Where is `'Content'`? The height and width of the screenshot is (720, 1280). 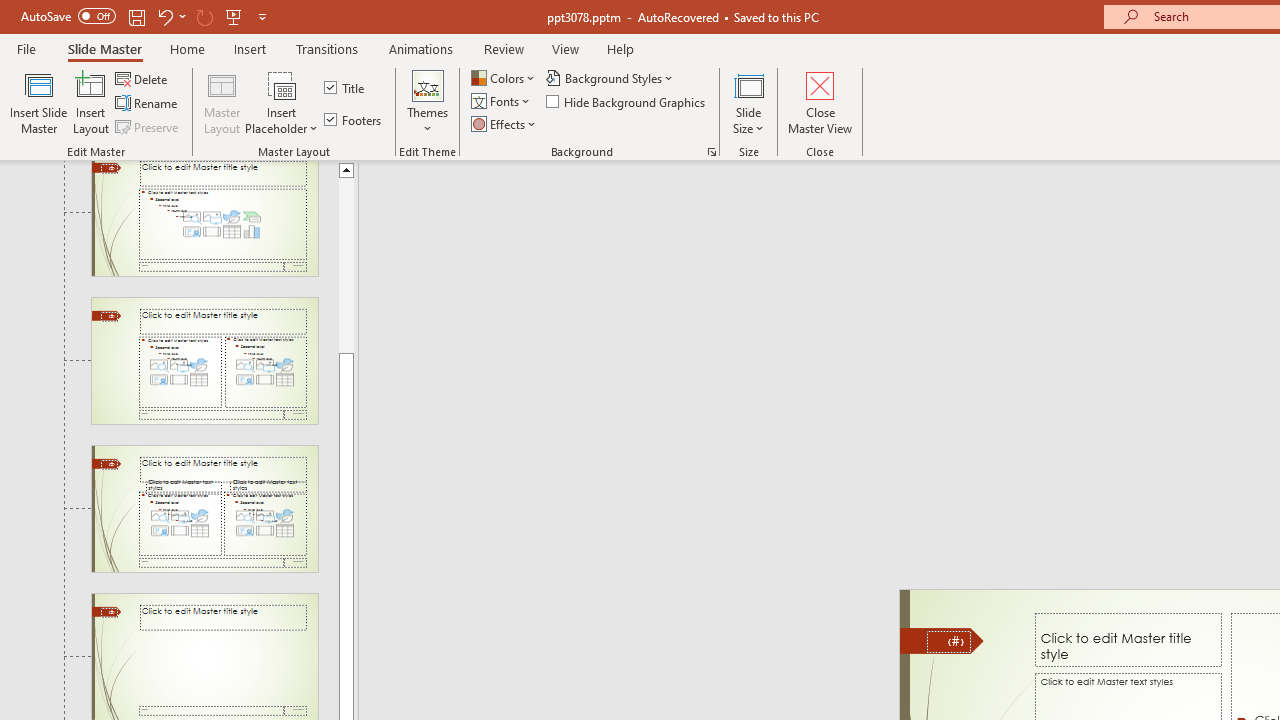 'Content' is located at coordinates (281, 84).